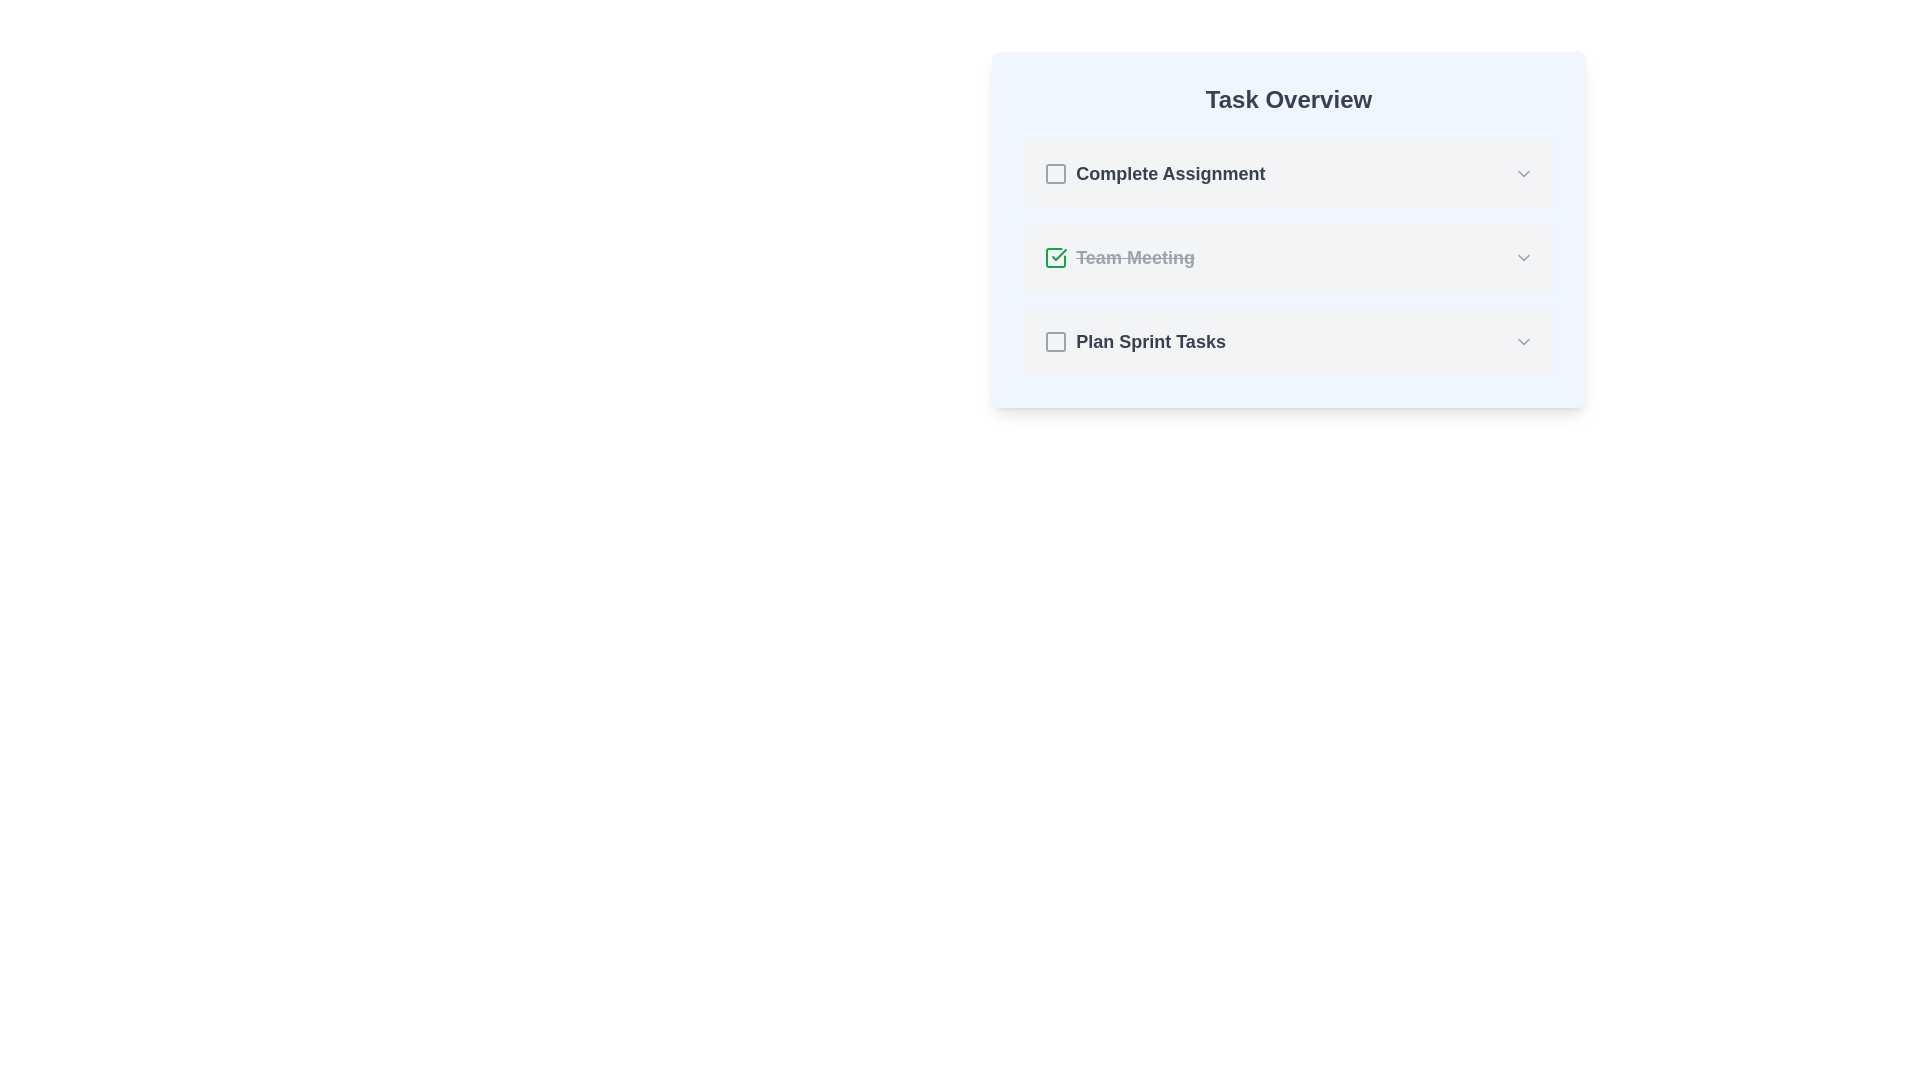 Image resolution: width=1920 pixels, height=1080 pixels. Describe the element at coordinates (1135, 341) in the screenshot. I see `the checkbox labeled 'Plan Sprint Tasks'` at that location.